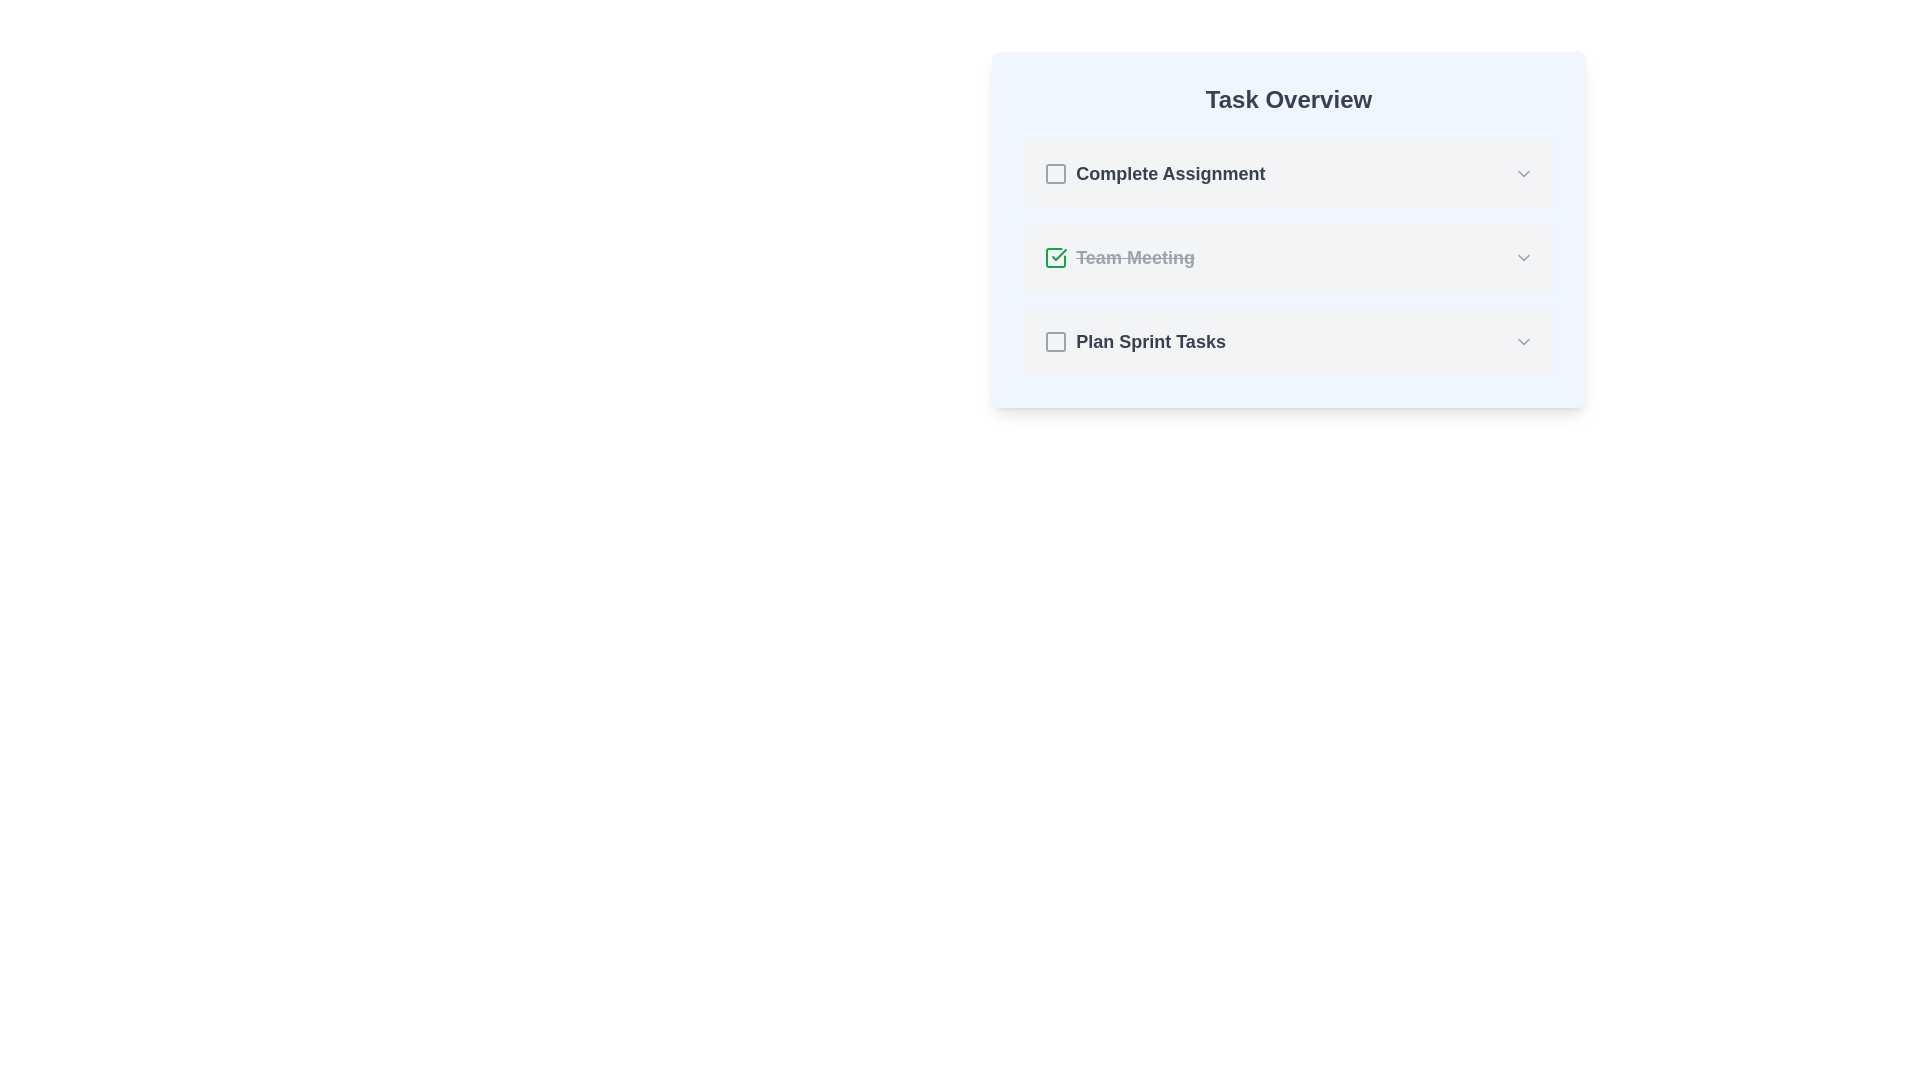 Image resolution: width=1920 pixels, height=1080 pixels. Describe the element at coordinates (1135, 341) in the screenshot. I see `the checkbox labeled 'Plan Sprint Tasks'` at that location.